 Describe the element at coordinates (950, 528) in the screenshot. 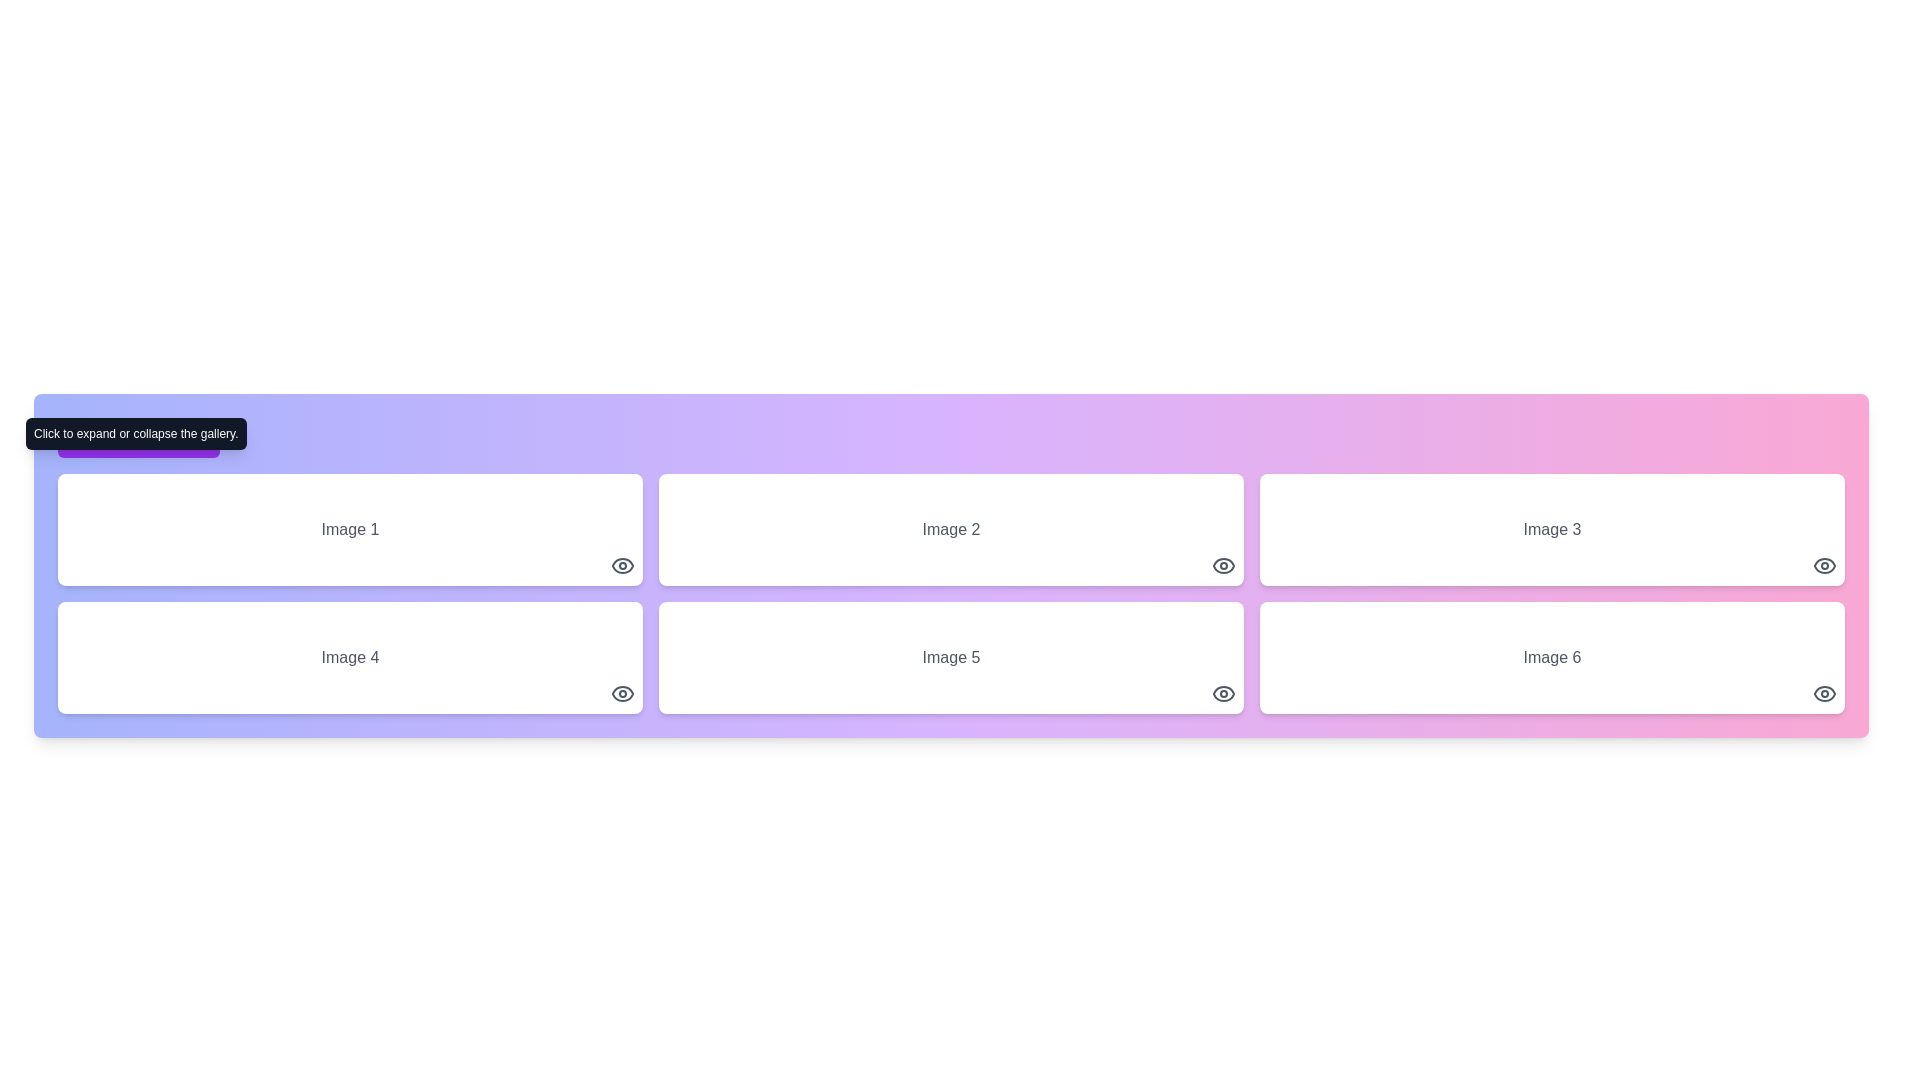

I see `the card component representing 'Image 2', which is located in the second position of the first row in a grid layout` at that location.